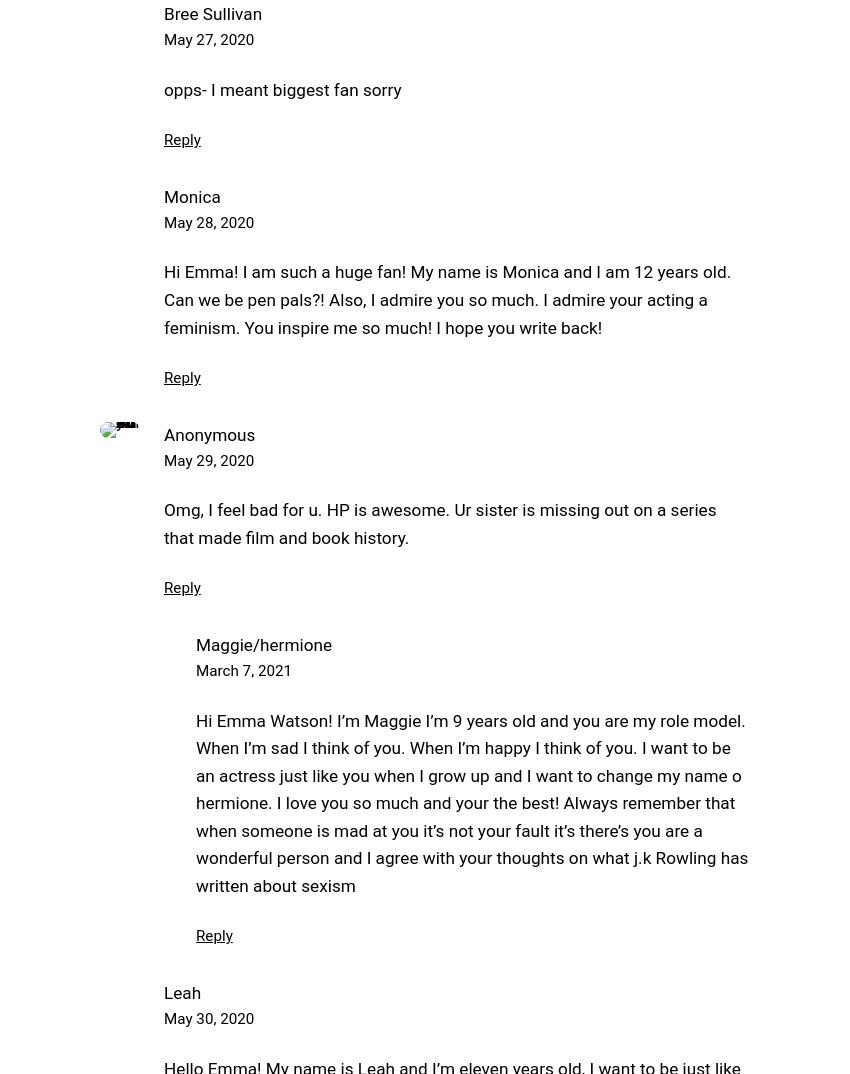 The image size is (850, 1074). What do you see at coordinates (244, 670) in the screenshot?
I see `'March 7, 2021'` at bounding box center [244, 670].